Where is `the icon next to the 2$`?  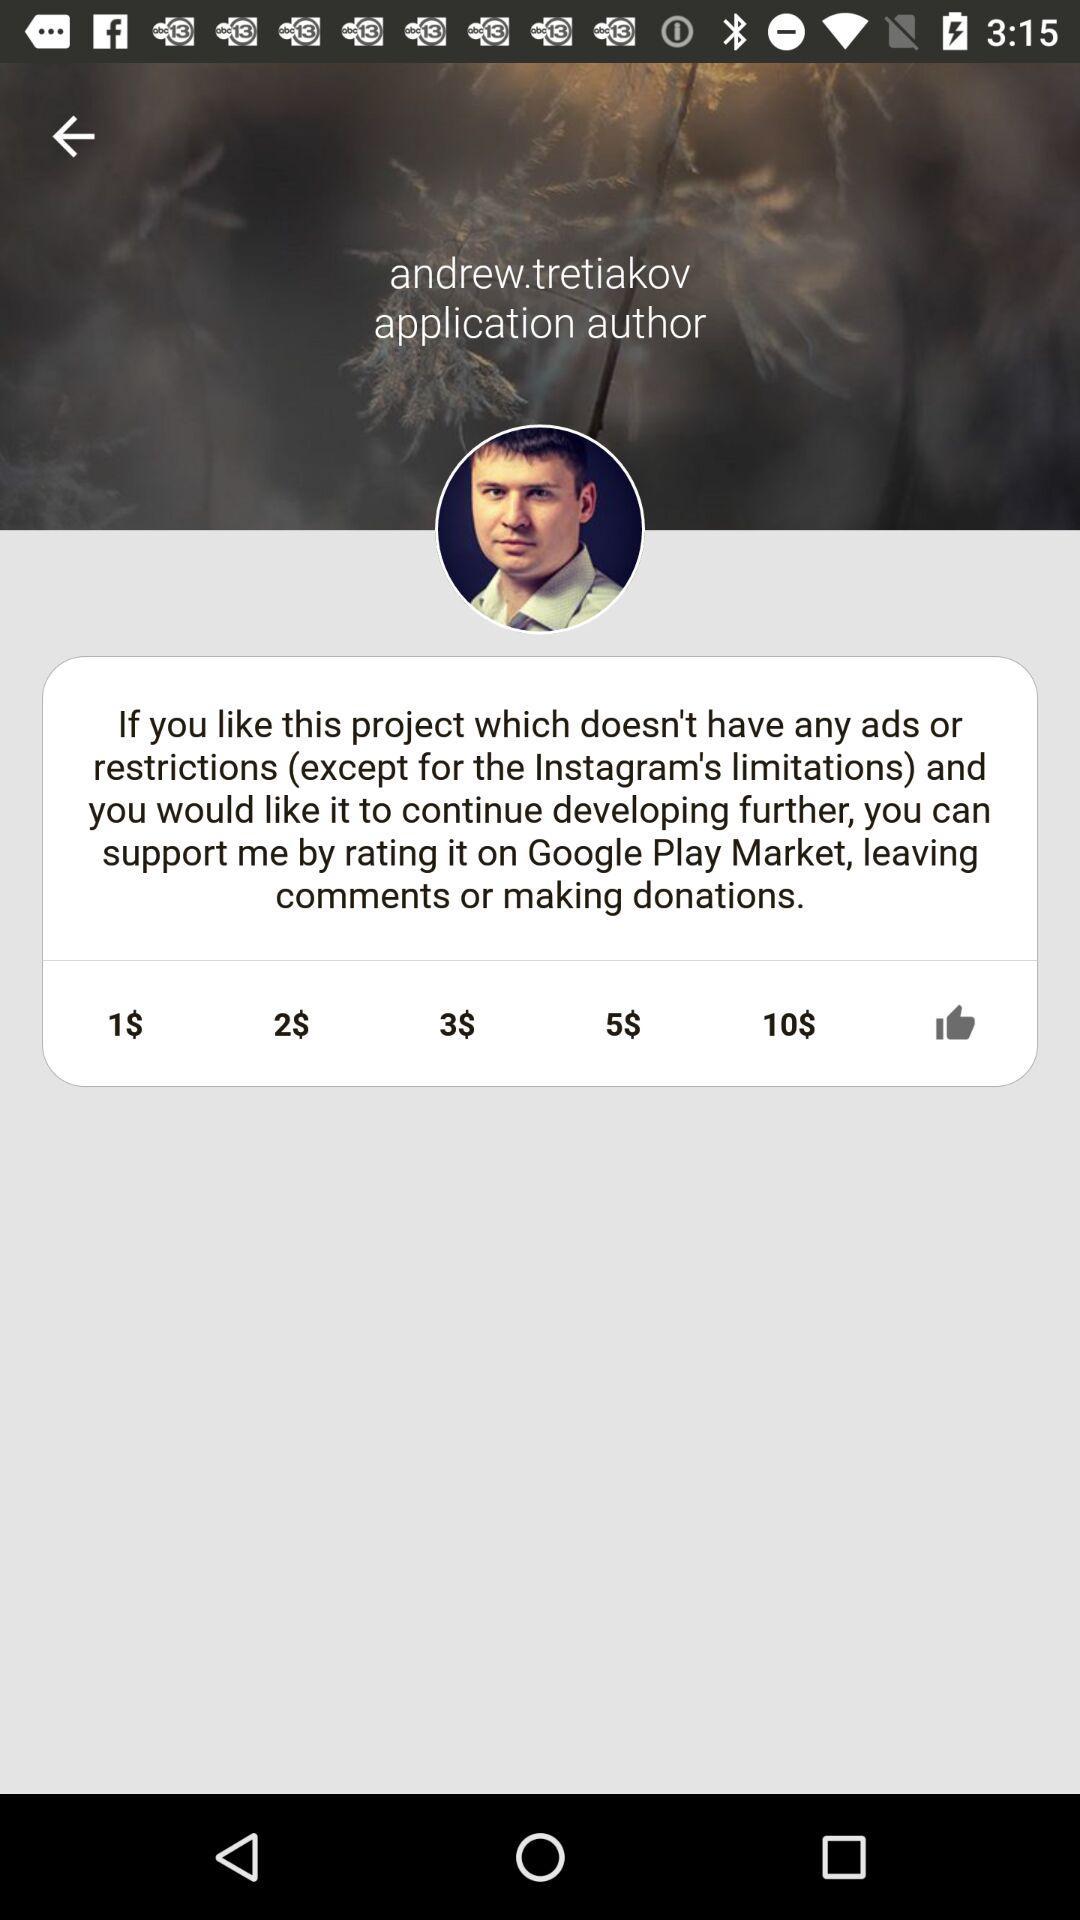 the icon next to the 2$ is located at coordinates (457, 1023).